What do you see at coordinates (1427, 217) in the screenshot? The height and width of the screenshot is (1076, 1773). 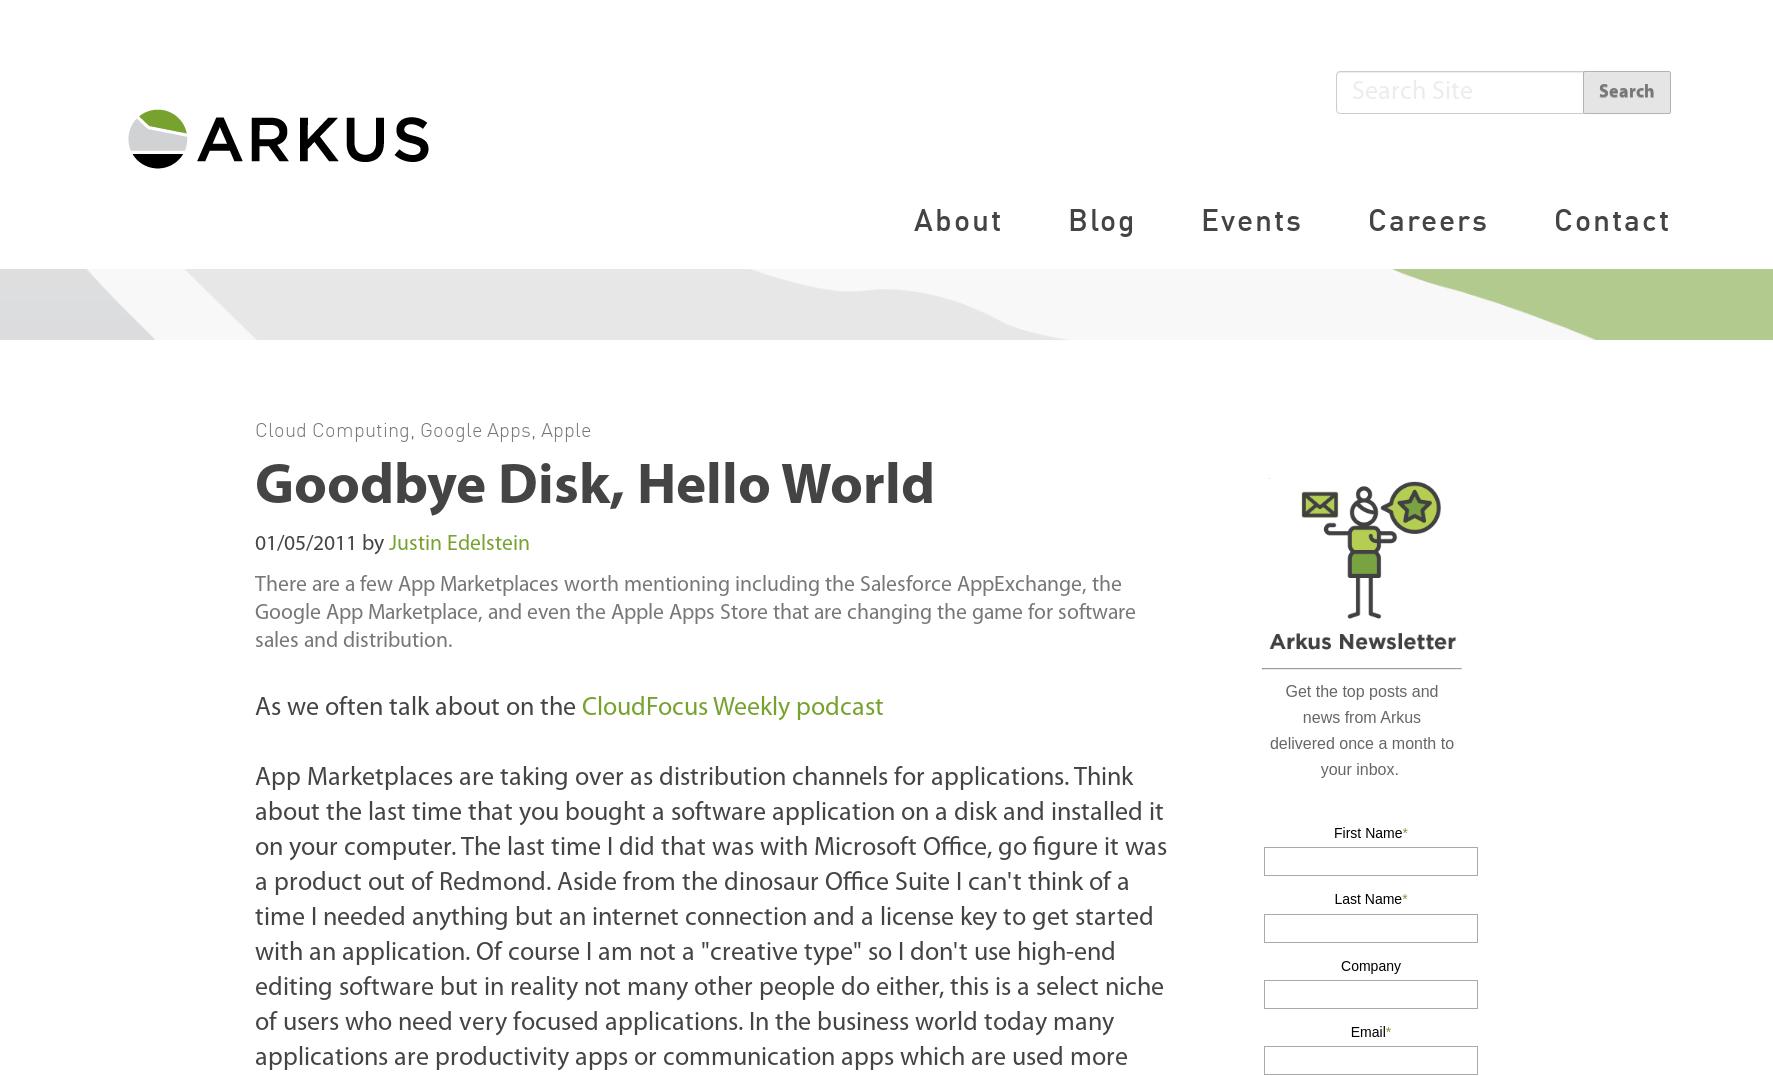 I see `'Careers'` at bounding box center [1427, 217].